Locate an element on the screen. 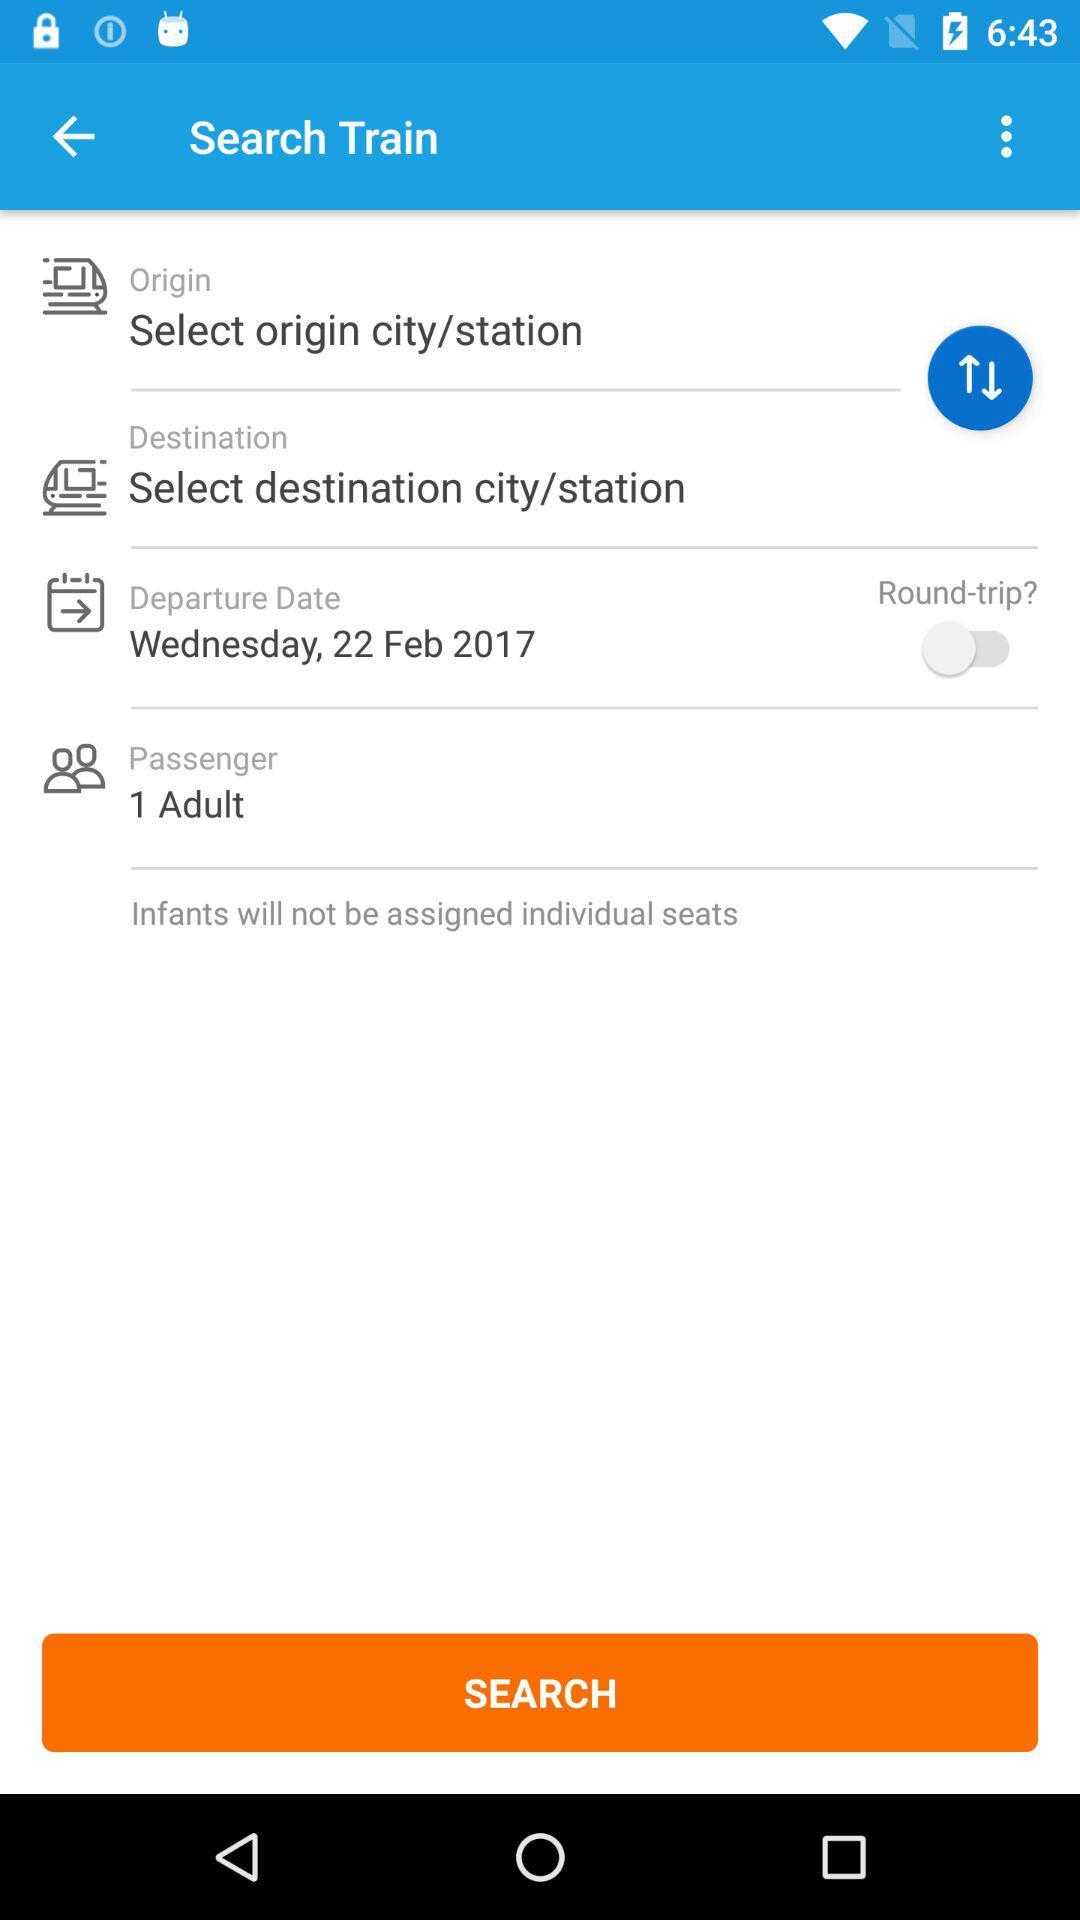 This screenshot has width=1080, height=1920. the icon on the right is located at coordinates (974, 648).